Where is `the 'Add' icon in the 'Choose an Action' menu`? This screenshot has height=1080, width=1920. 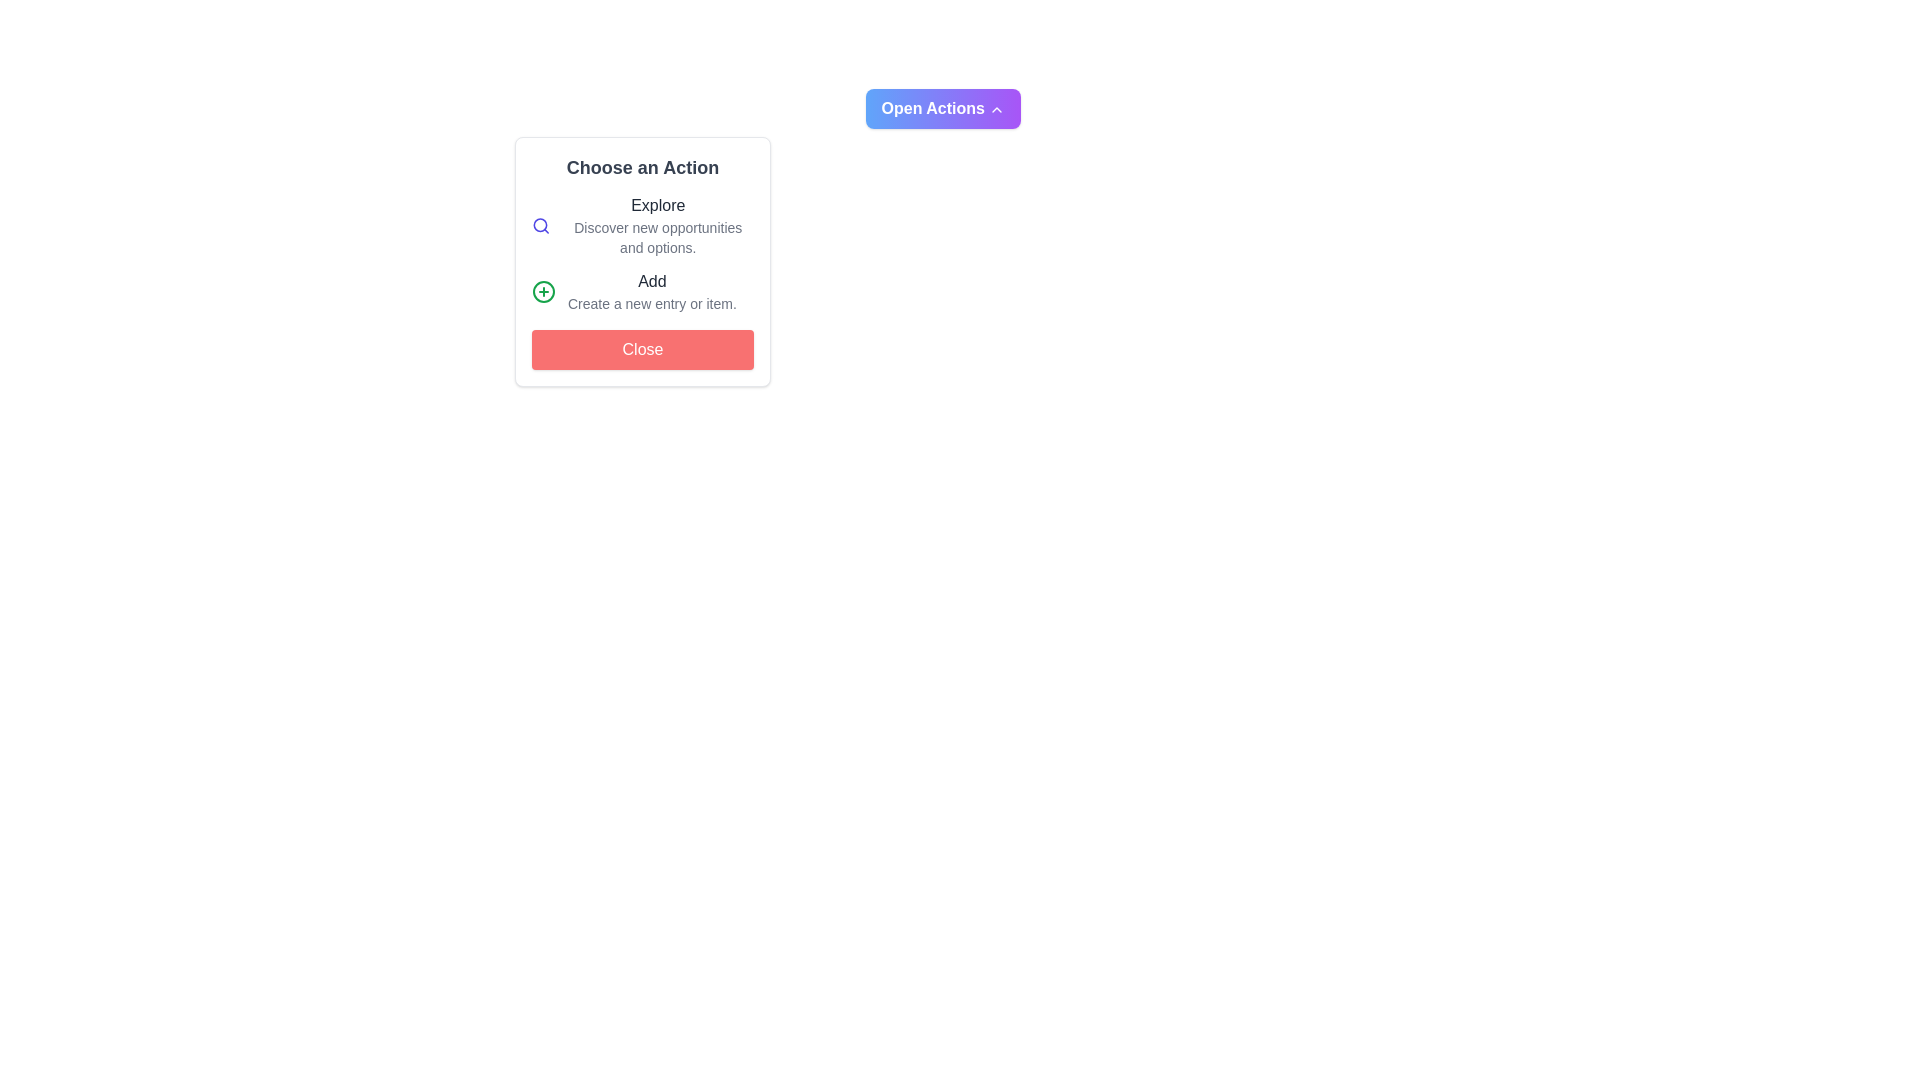 the 'Add' icon in the 'Choose an Action' menu is located at coordinates (543, 292).